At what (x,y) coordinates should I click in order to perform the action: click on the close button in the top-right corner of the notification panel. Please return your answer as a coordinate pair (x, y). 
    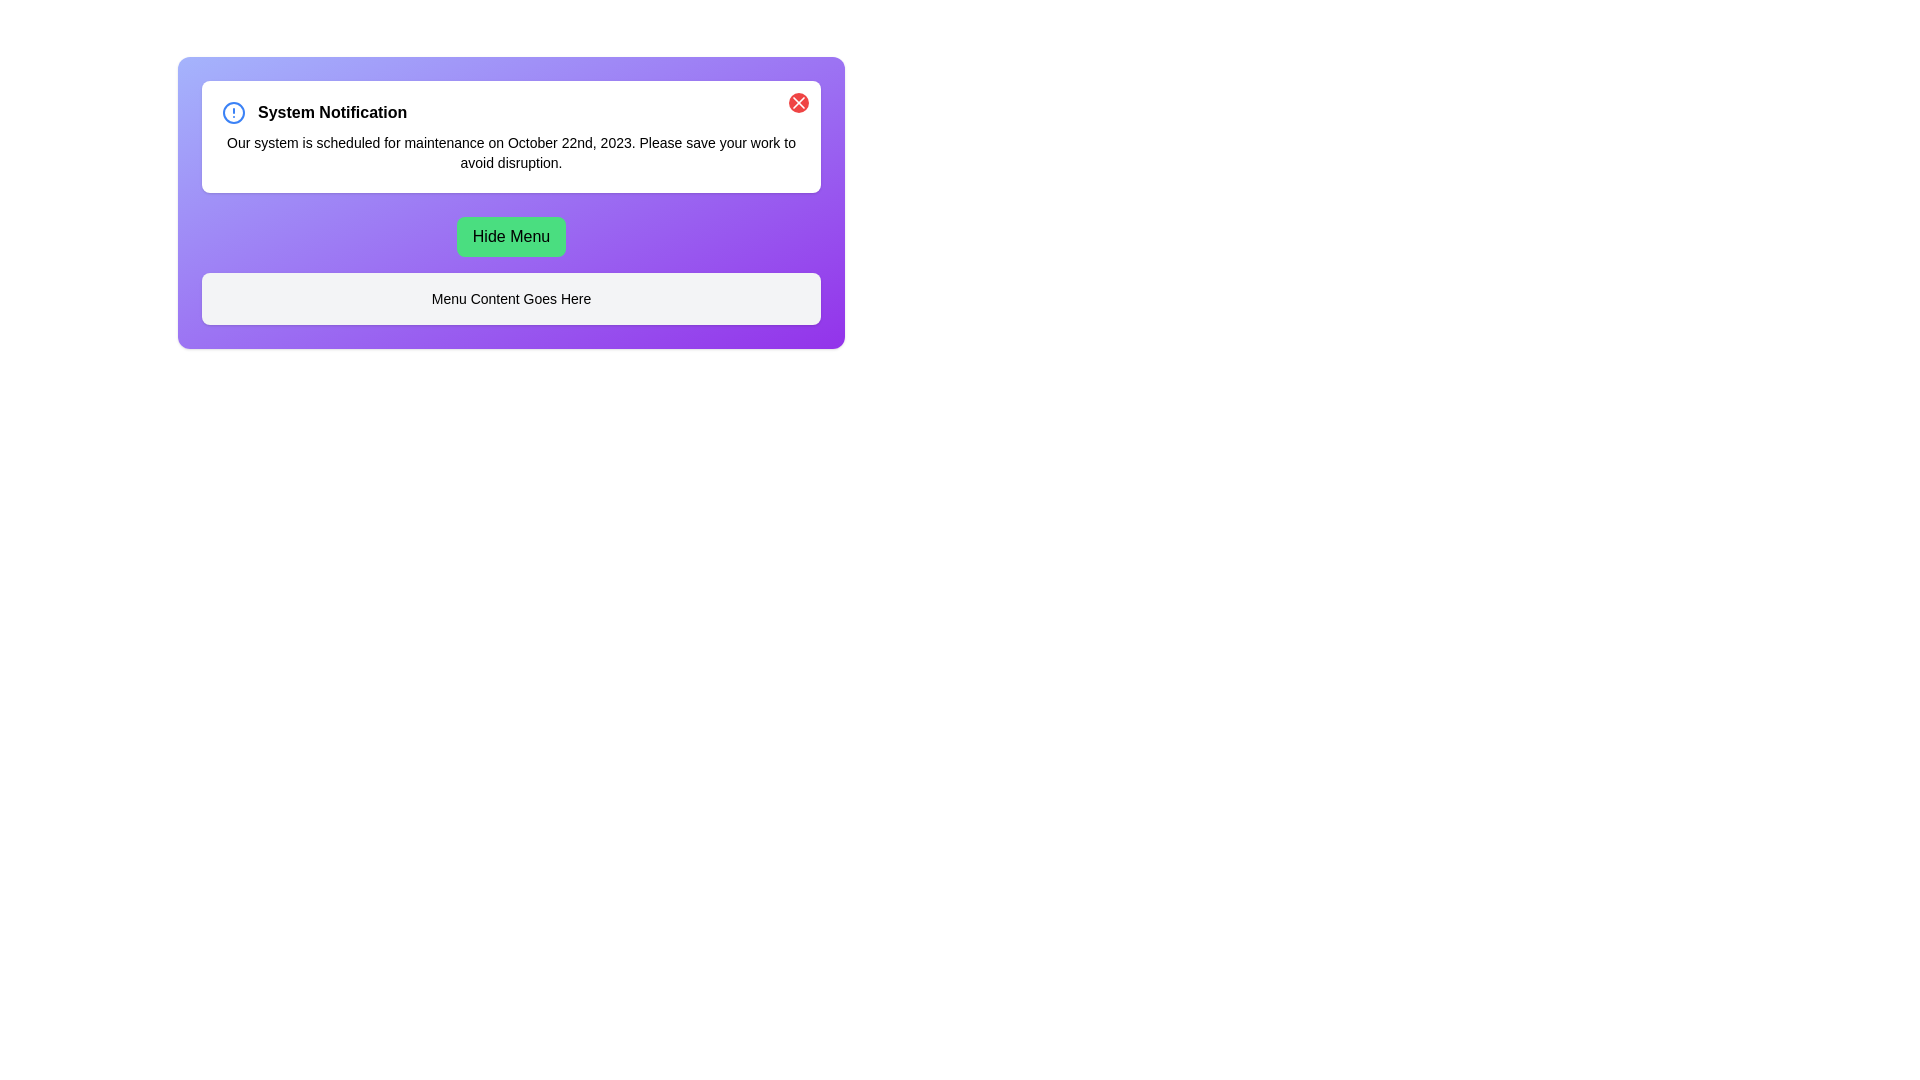
    Looking at the image, I should click on (797, 103).